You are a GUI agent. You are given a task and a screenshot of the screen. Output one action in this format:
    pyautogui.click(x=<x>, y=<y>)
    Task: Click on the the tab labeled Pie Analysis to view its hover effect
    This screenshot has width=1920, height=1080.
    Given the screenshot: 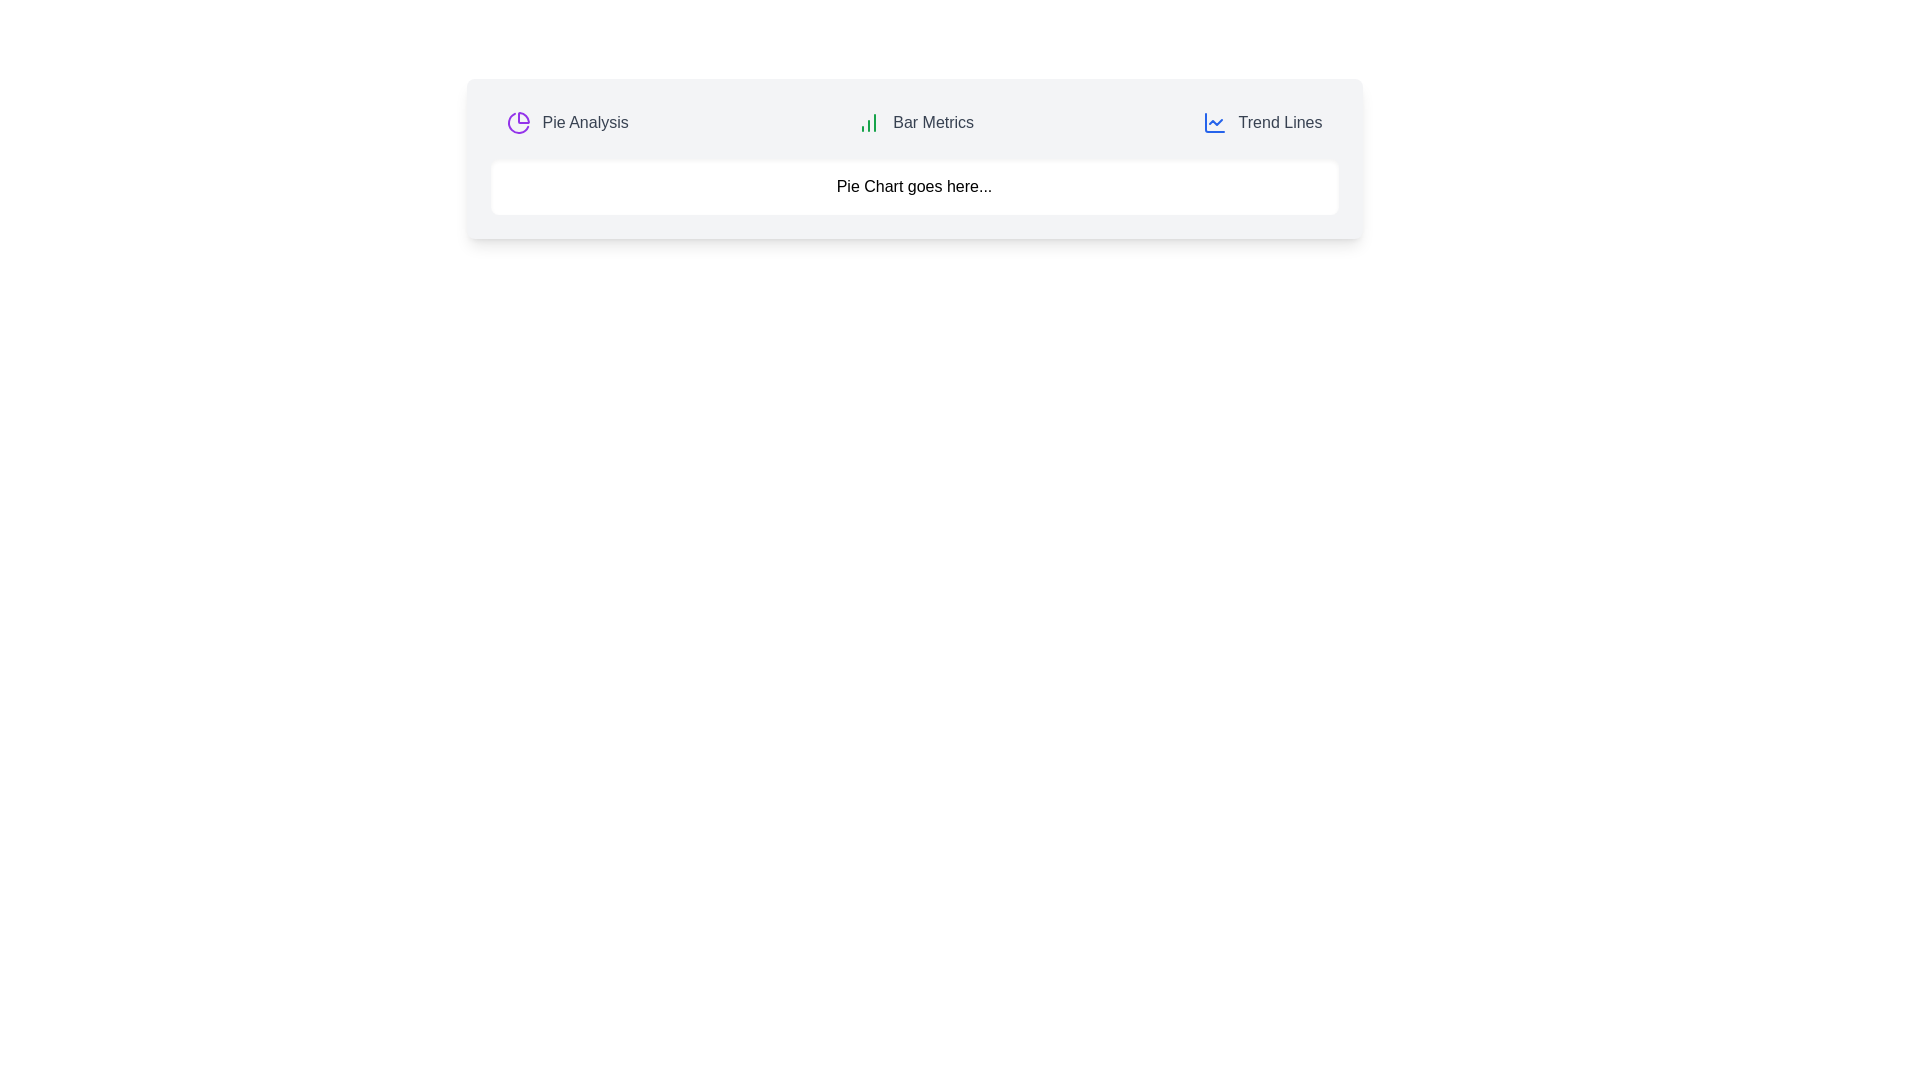 What is the action you would take?
    pyautogui.click(x=566, y=123)
    